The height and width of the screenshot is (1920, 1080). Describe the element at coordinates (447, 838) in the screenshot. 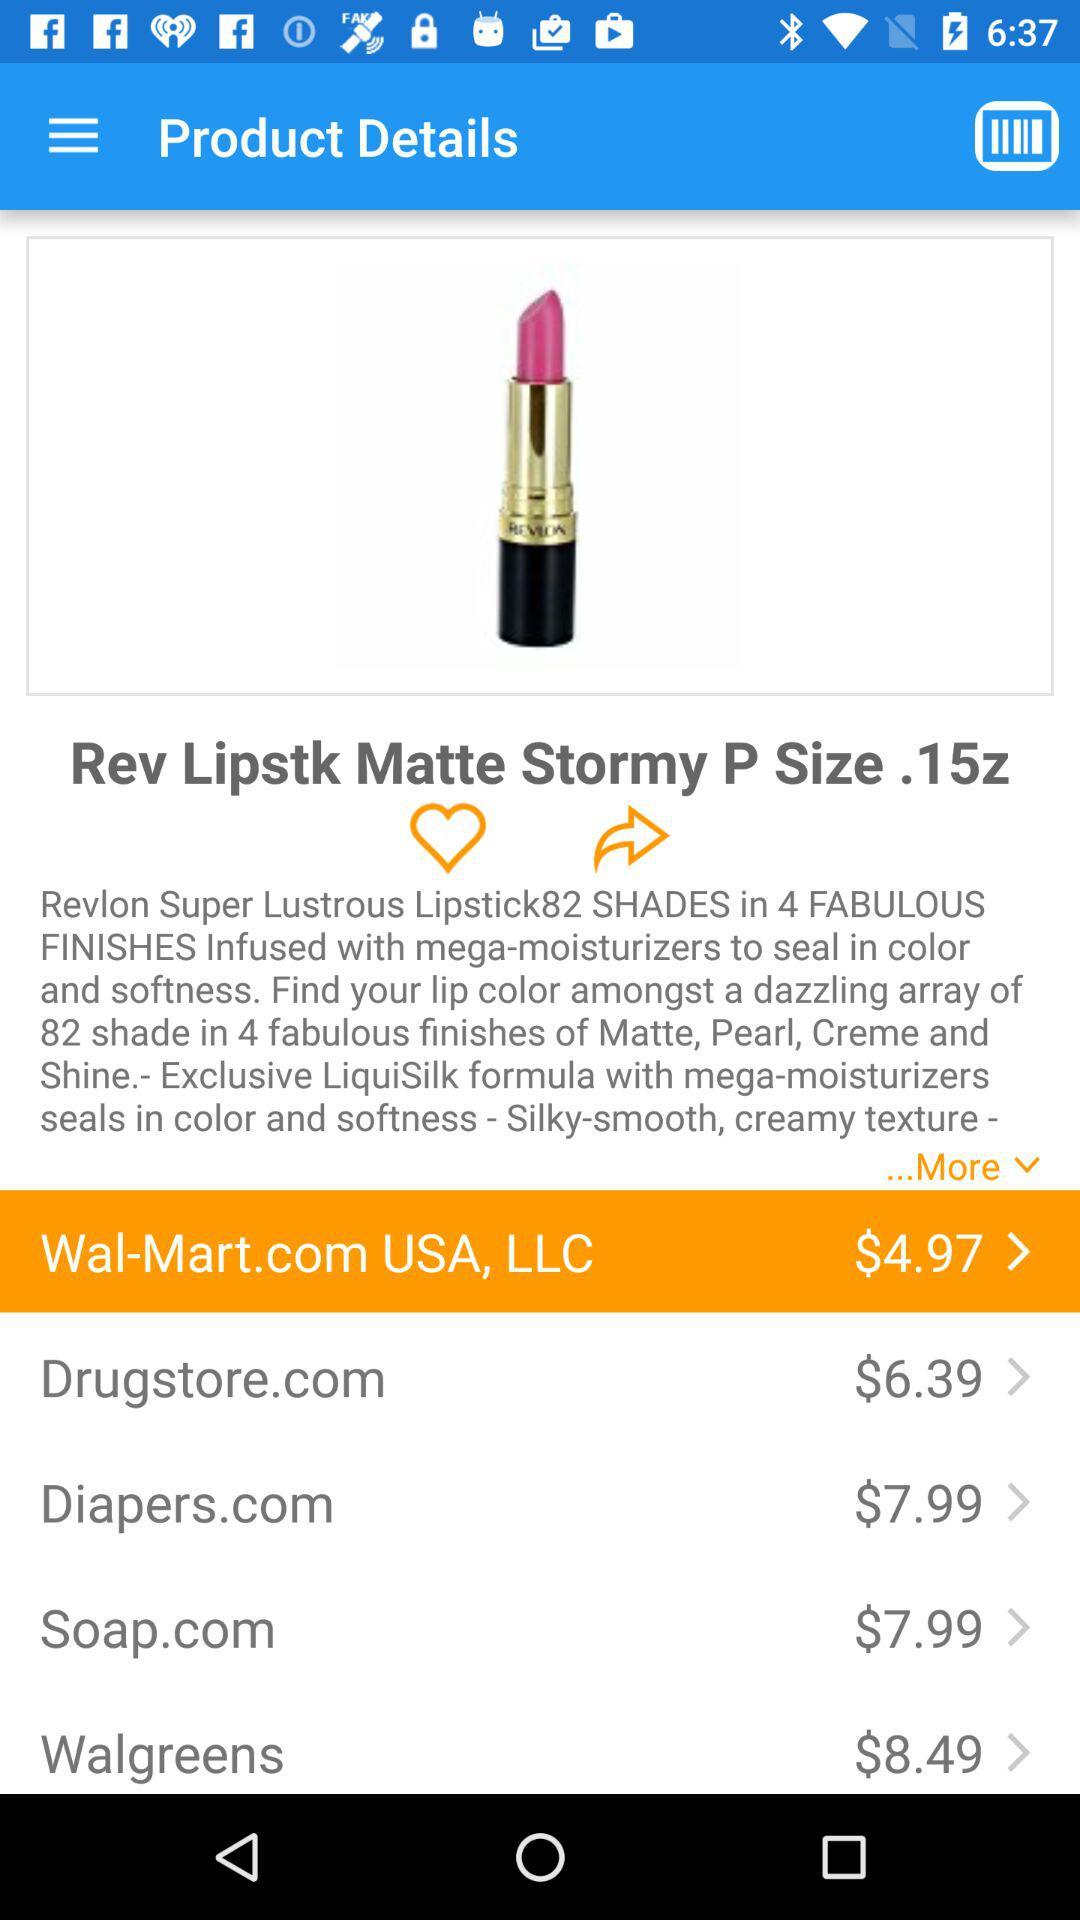

I see `wishlist the article` at that location.